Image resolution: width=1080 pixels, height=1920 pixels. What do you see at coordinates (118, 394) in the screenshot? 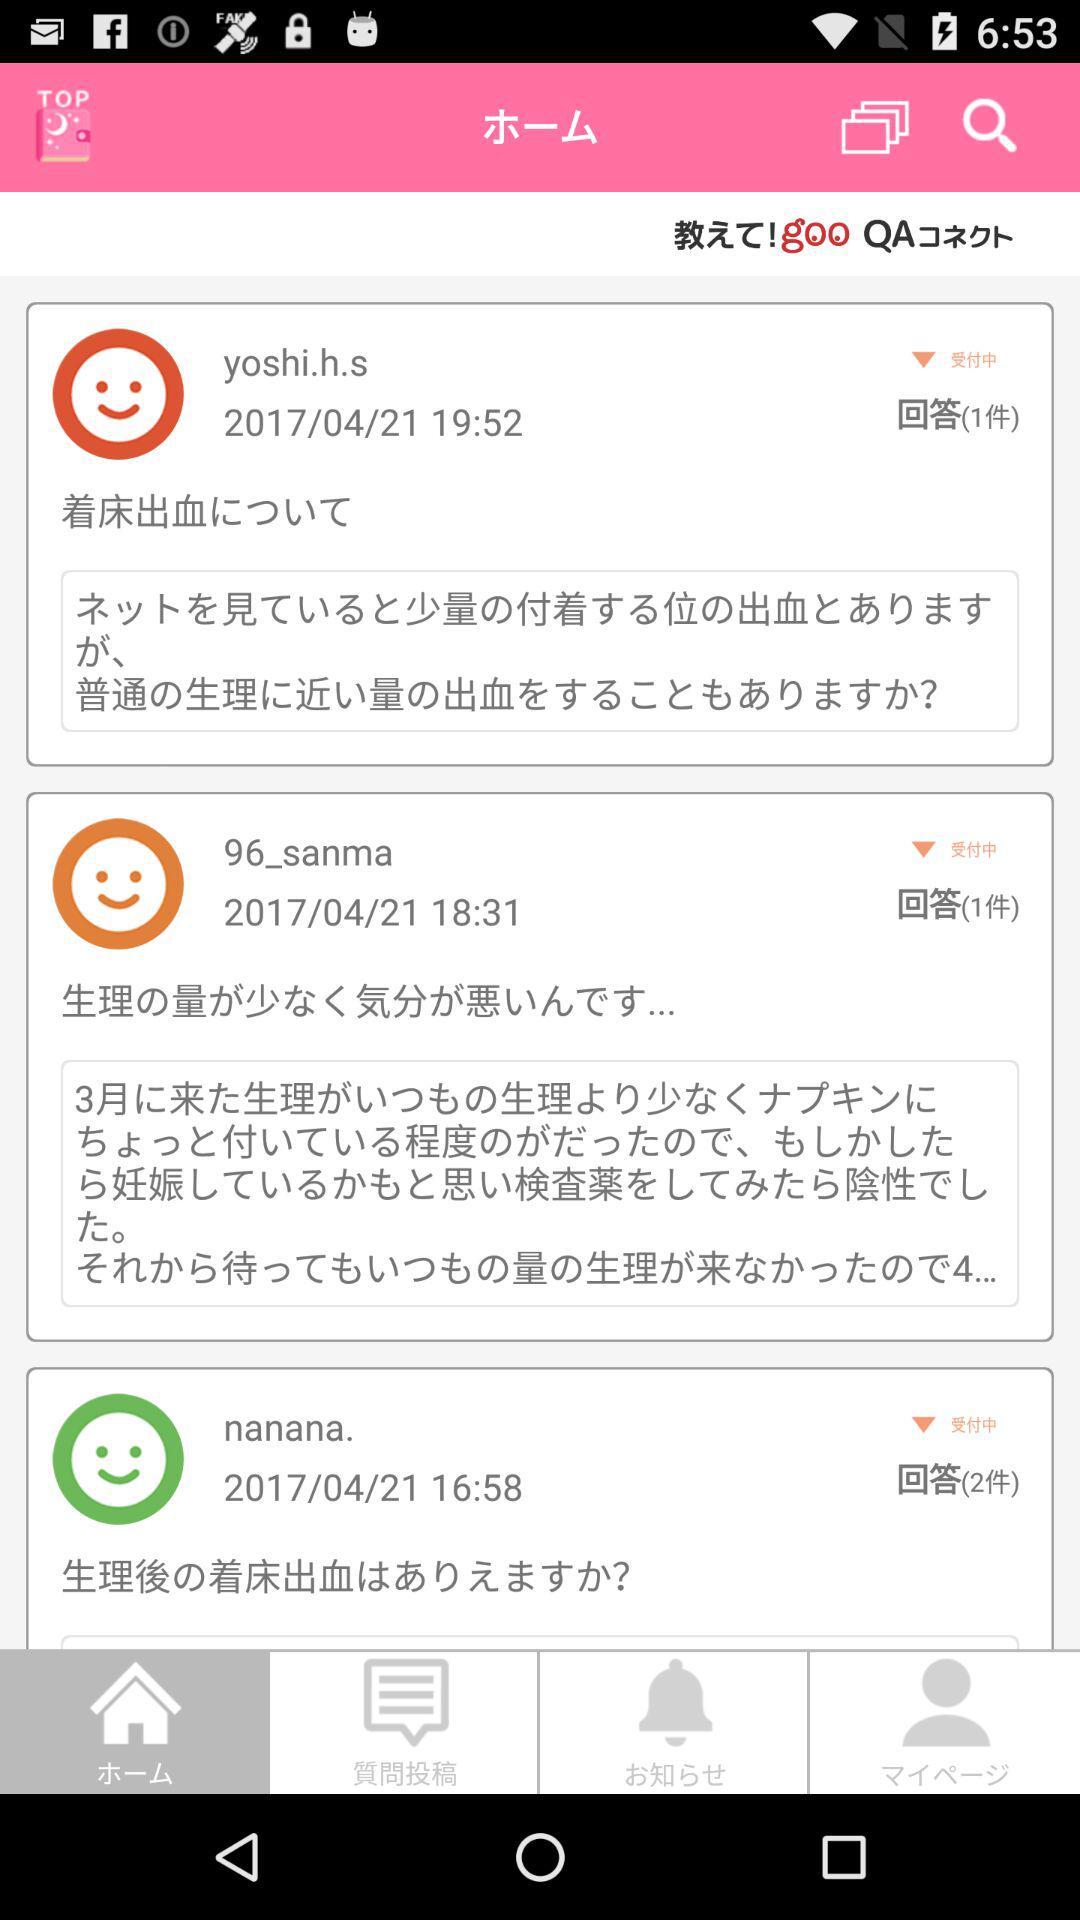
I see `the first image from top` at bounding box center [118, 394].